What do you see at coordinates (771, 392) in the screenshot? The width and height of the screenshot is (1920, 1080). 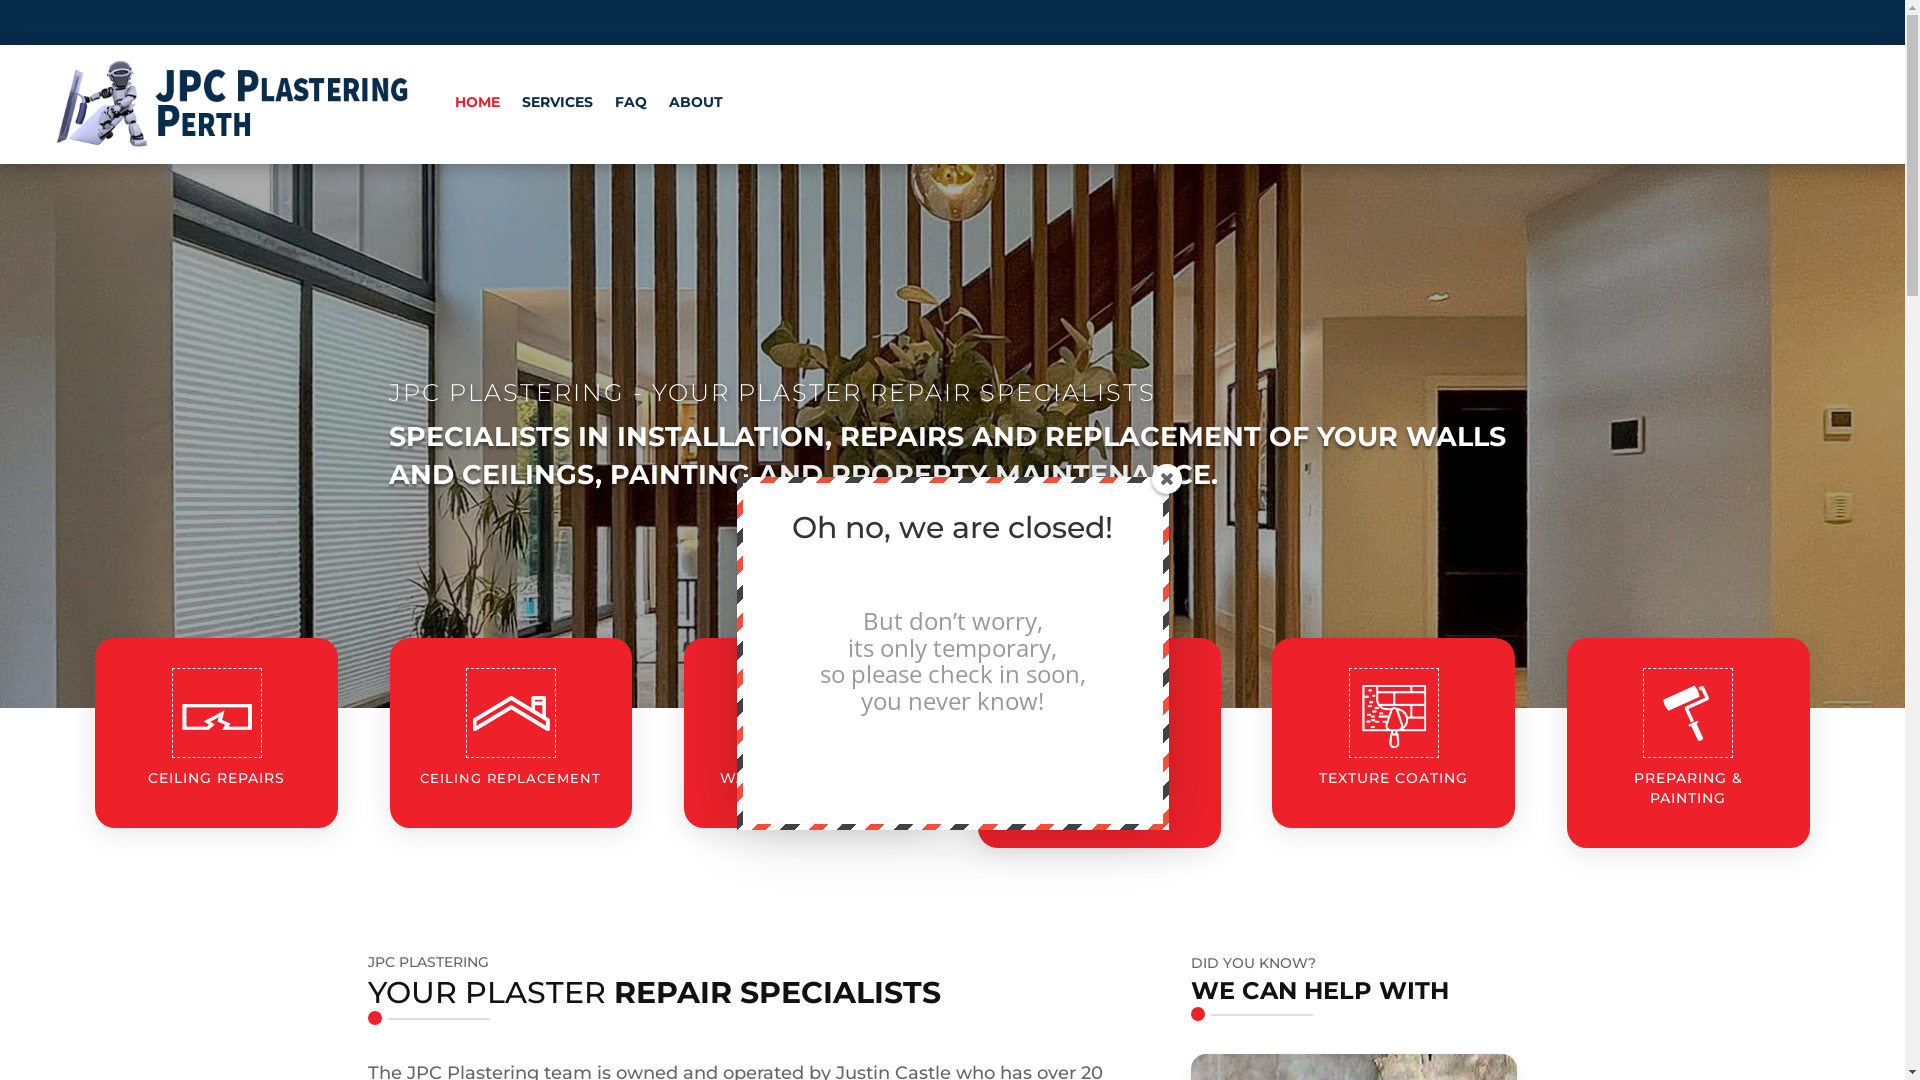 I see `'JPC PLASTERING - YOUR PLASTER REPAIR SPECIALISTS'` at bounding box center [771, 392].